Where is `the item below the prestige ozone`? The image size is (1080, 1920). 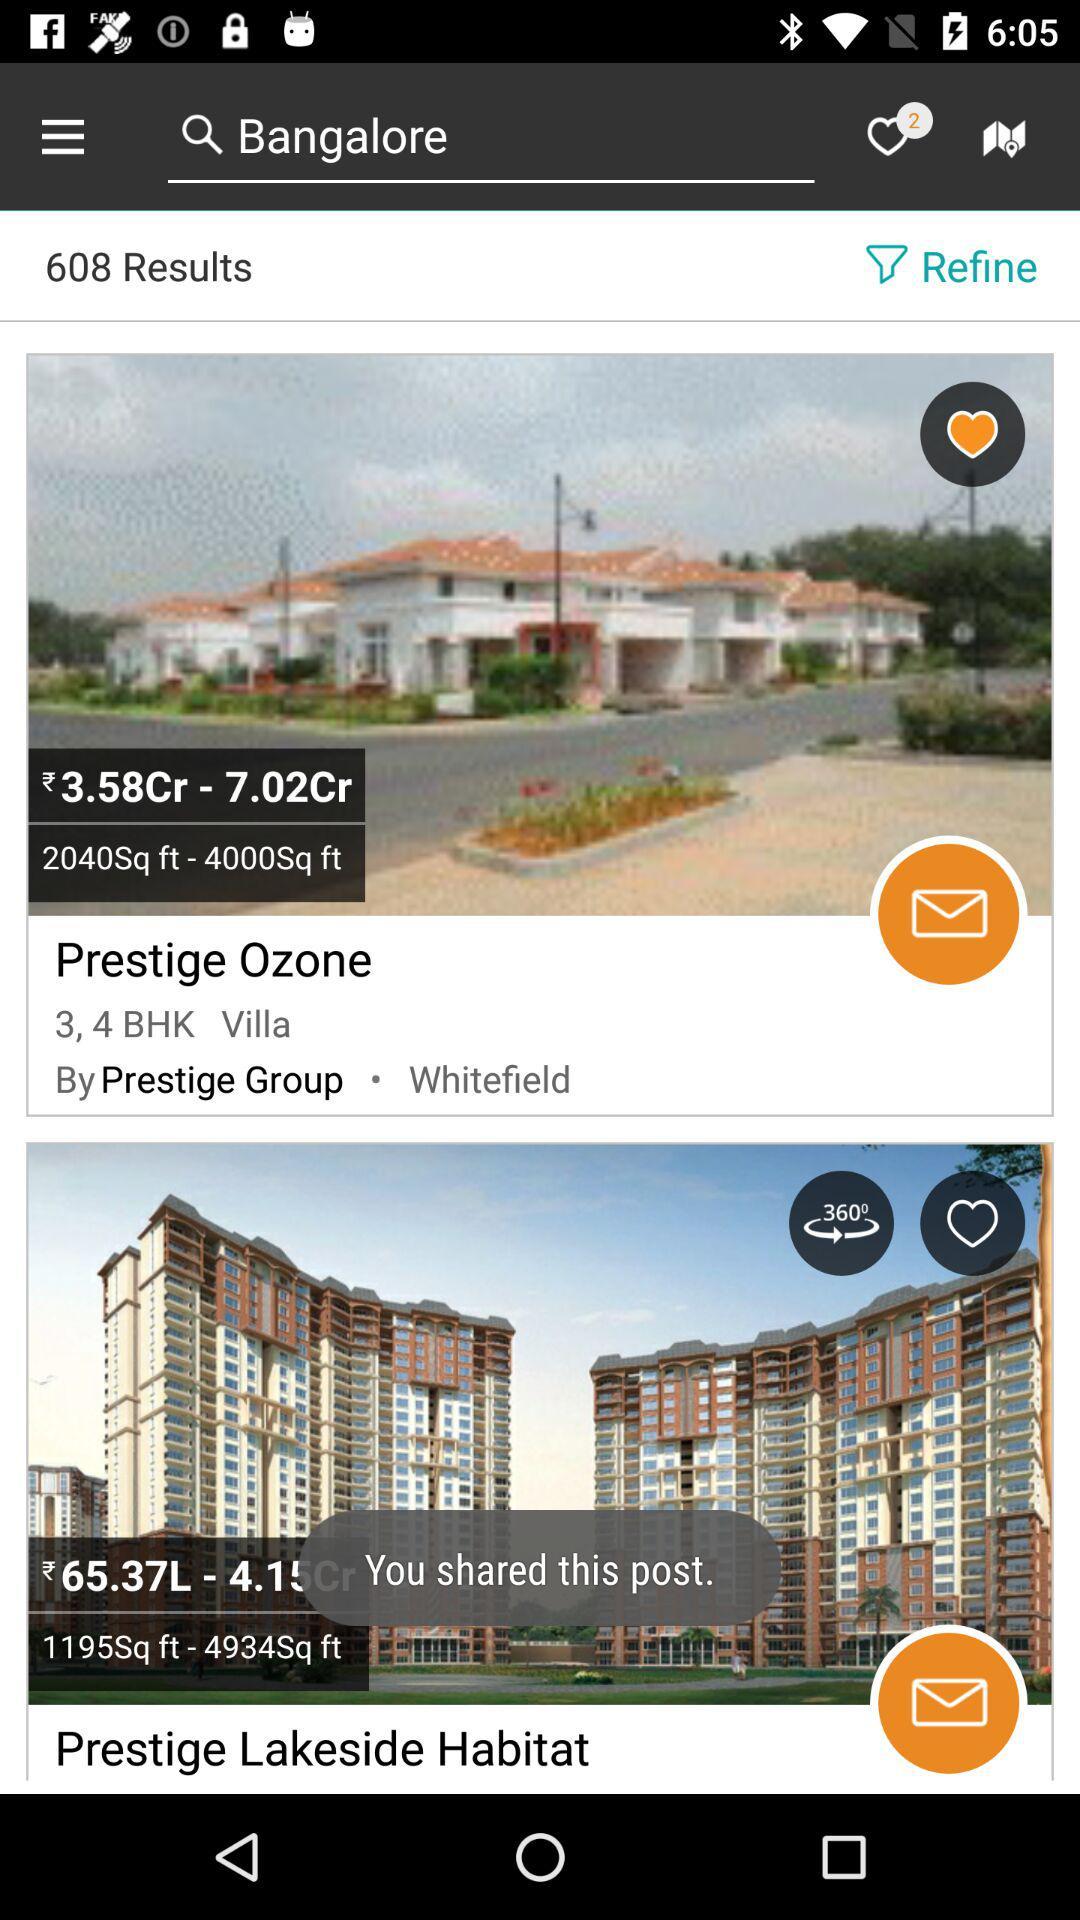 the item below the prestige ozone is located at coordinates (124, 1022).